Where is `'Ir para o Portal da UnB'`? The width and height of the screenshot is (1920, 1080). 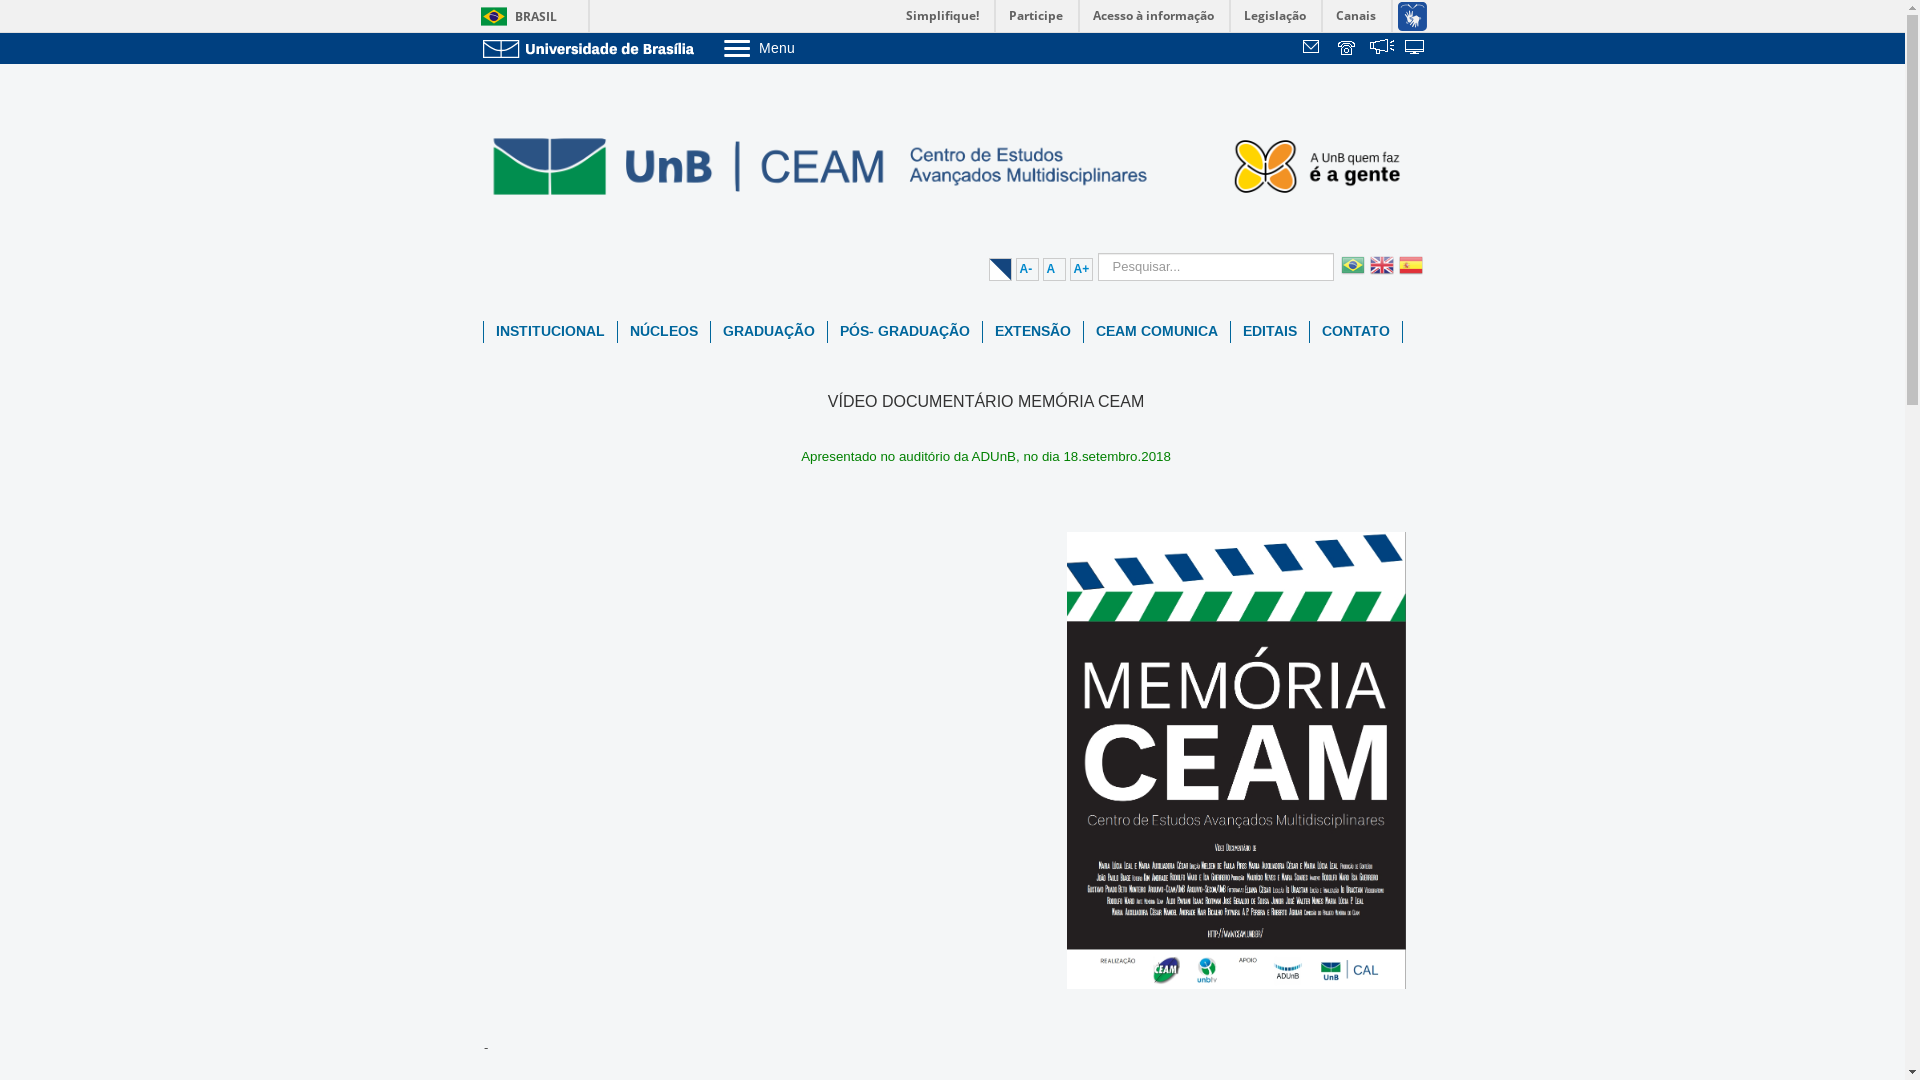 'Ir para o Portal da UnB' is located at coordinates (590, 47).